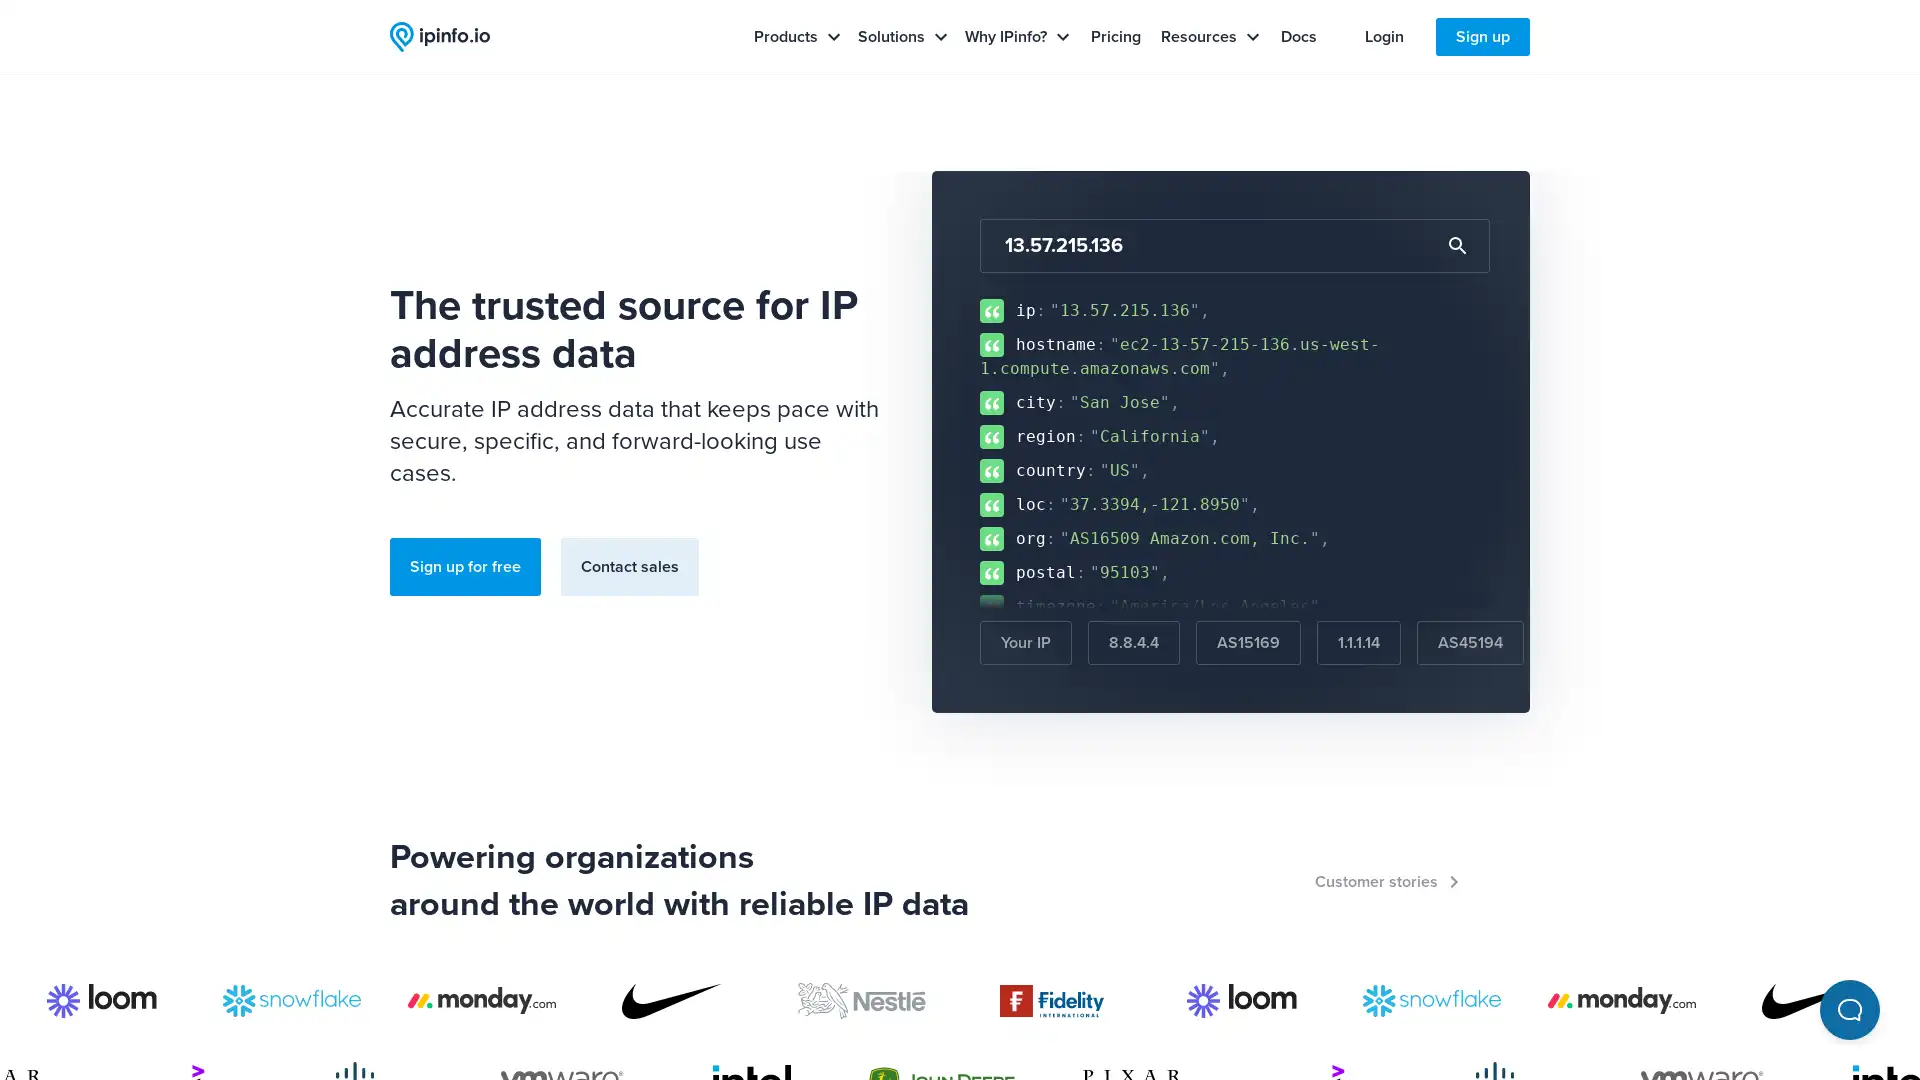 The width and height of the screenshot is (1920, 1080). Describe the element at coordinates (1848, 1010) in the screenshot. I see `Load Chat` at that location.